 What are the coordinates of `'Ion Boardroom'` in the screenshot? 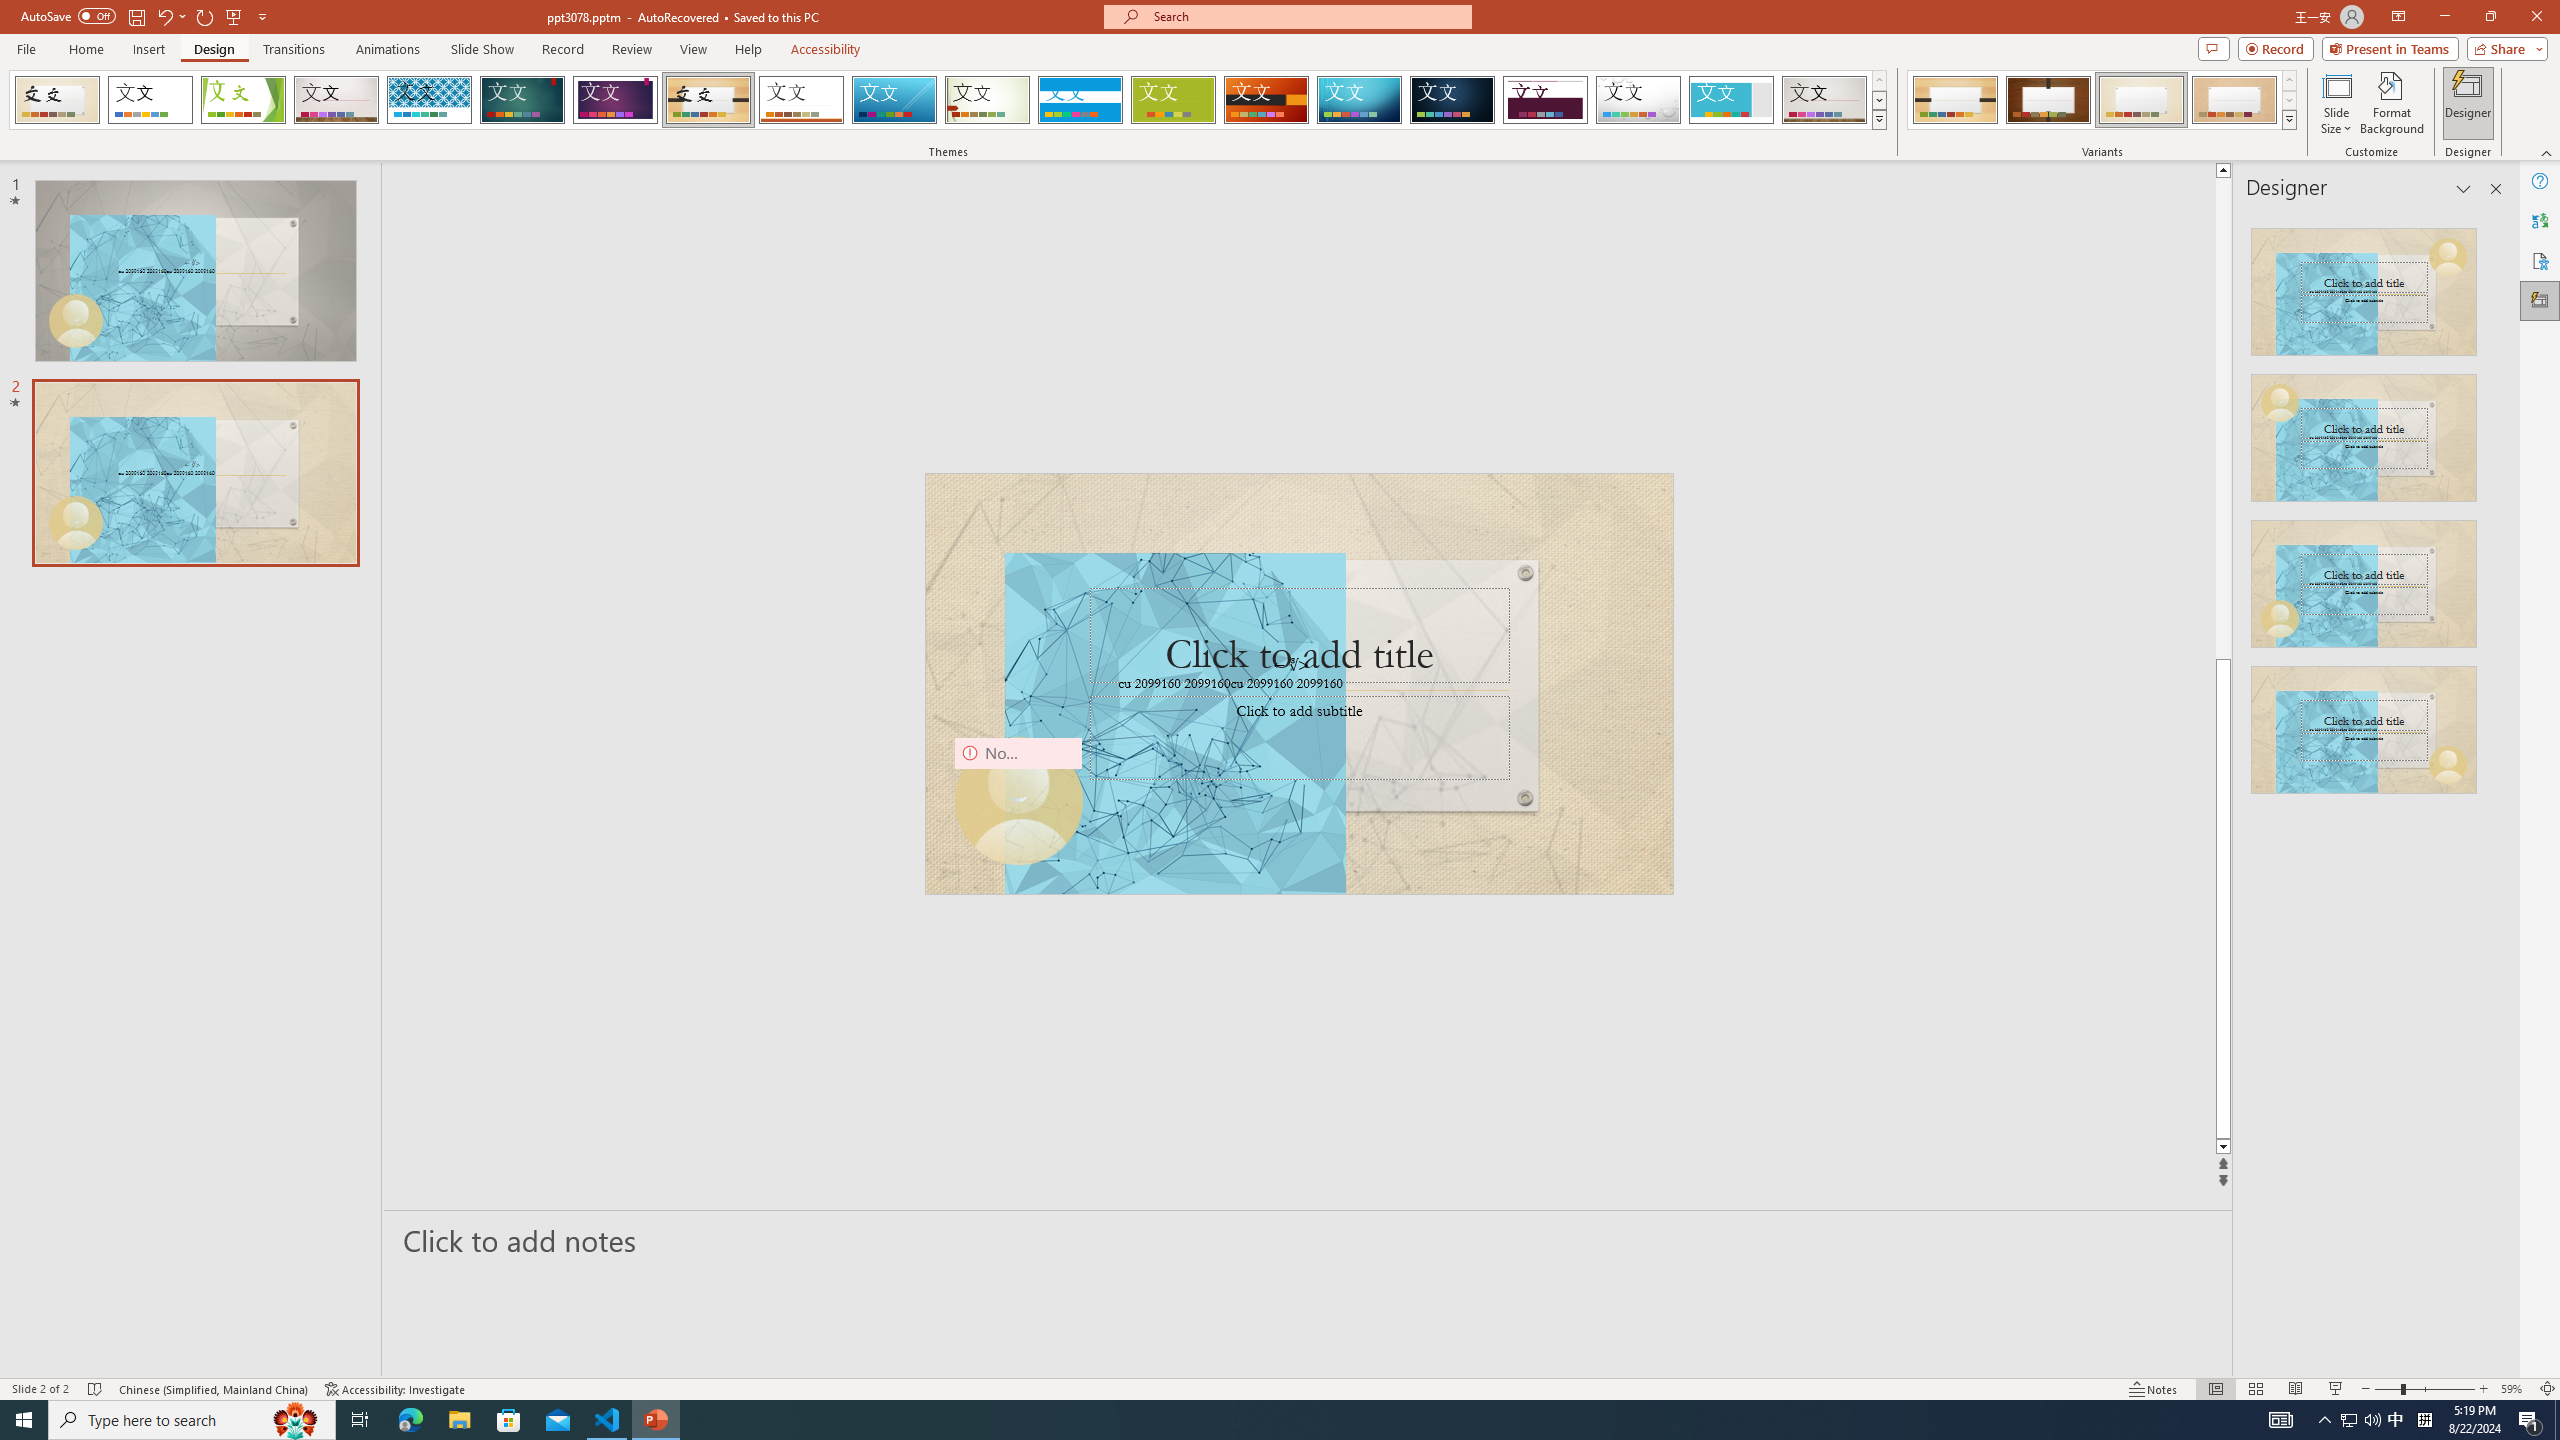 It's located at (615, 99).